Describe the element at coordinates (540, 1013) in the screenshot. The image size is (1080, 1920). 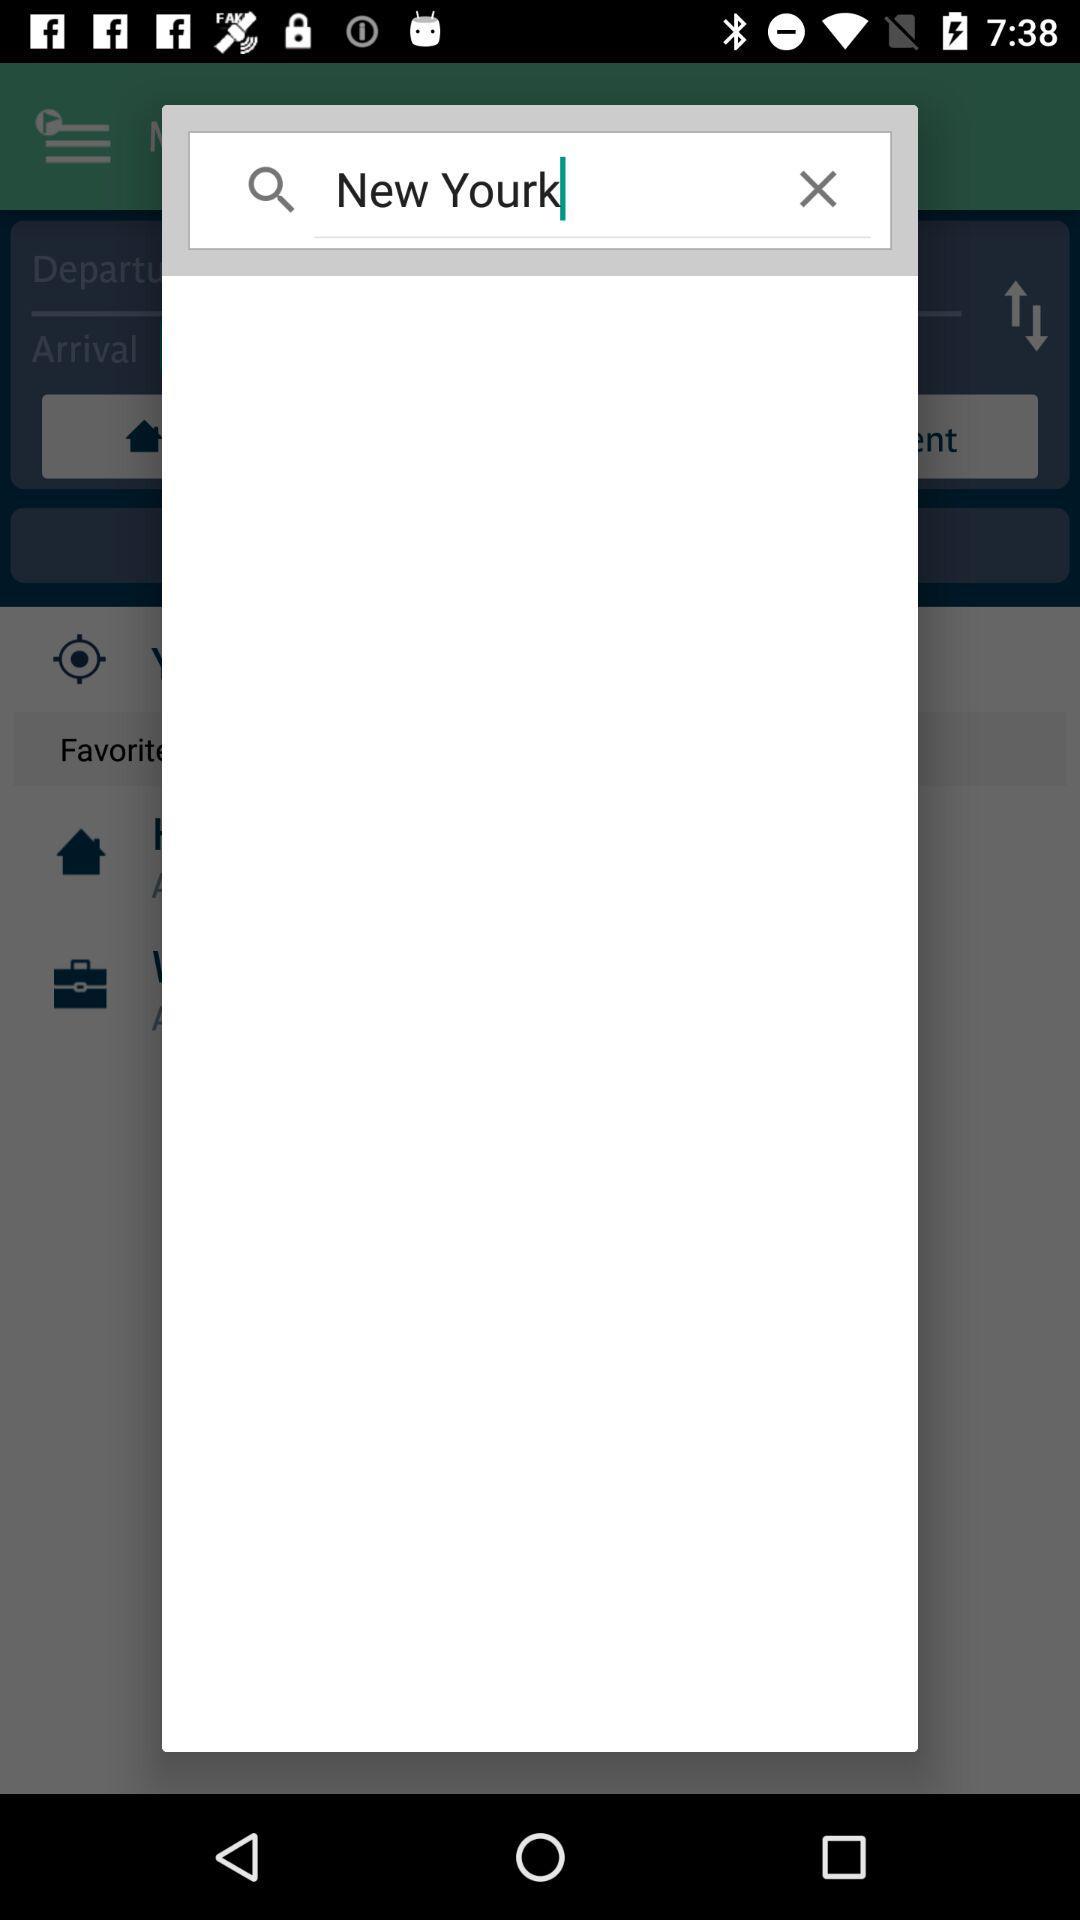
I see `item at the center` at that location.